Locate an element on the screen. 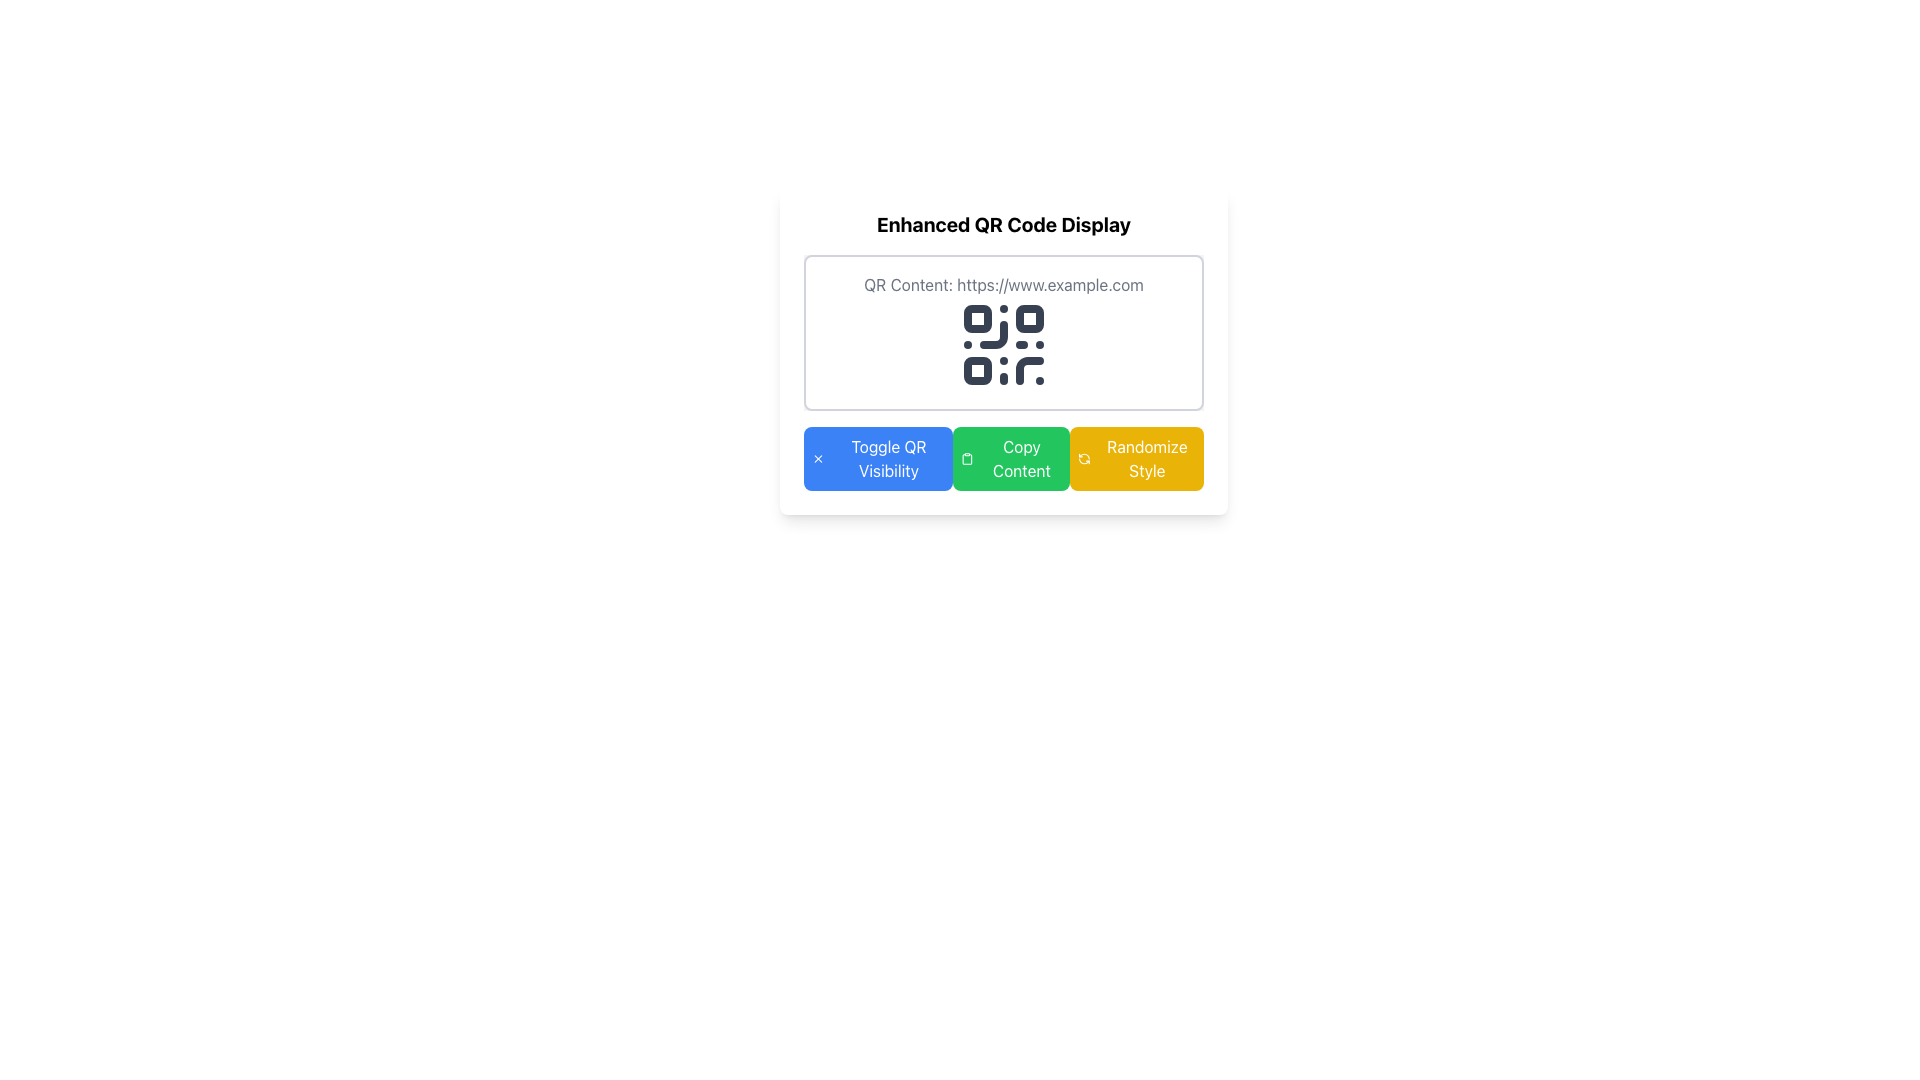 Image resolution: width=1920 pixels, height=1080 pixels. the upper right square of the QR code component, which is the second square in a 3x3 grid of the QR code is located at coordinates (1030, 318).